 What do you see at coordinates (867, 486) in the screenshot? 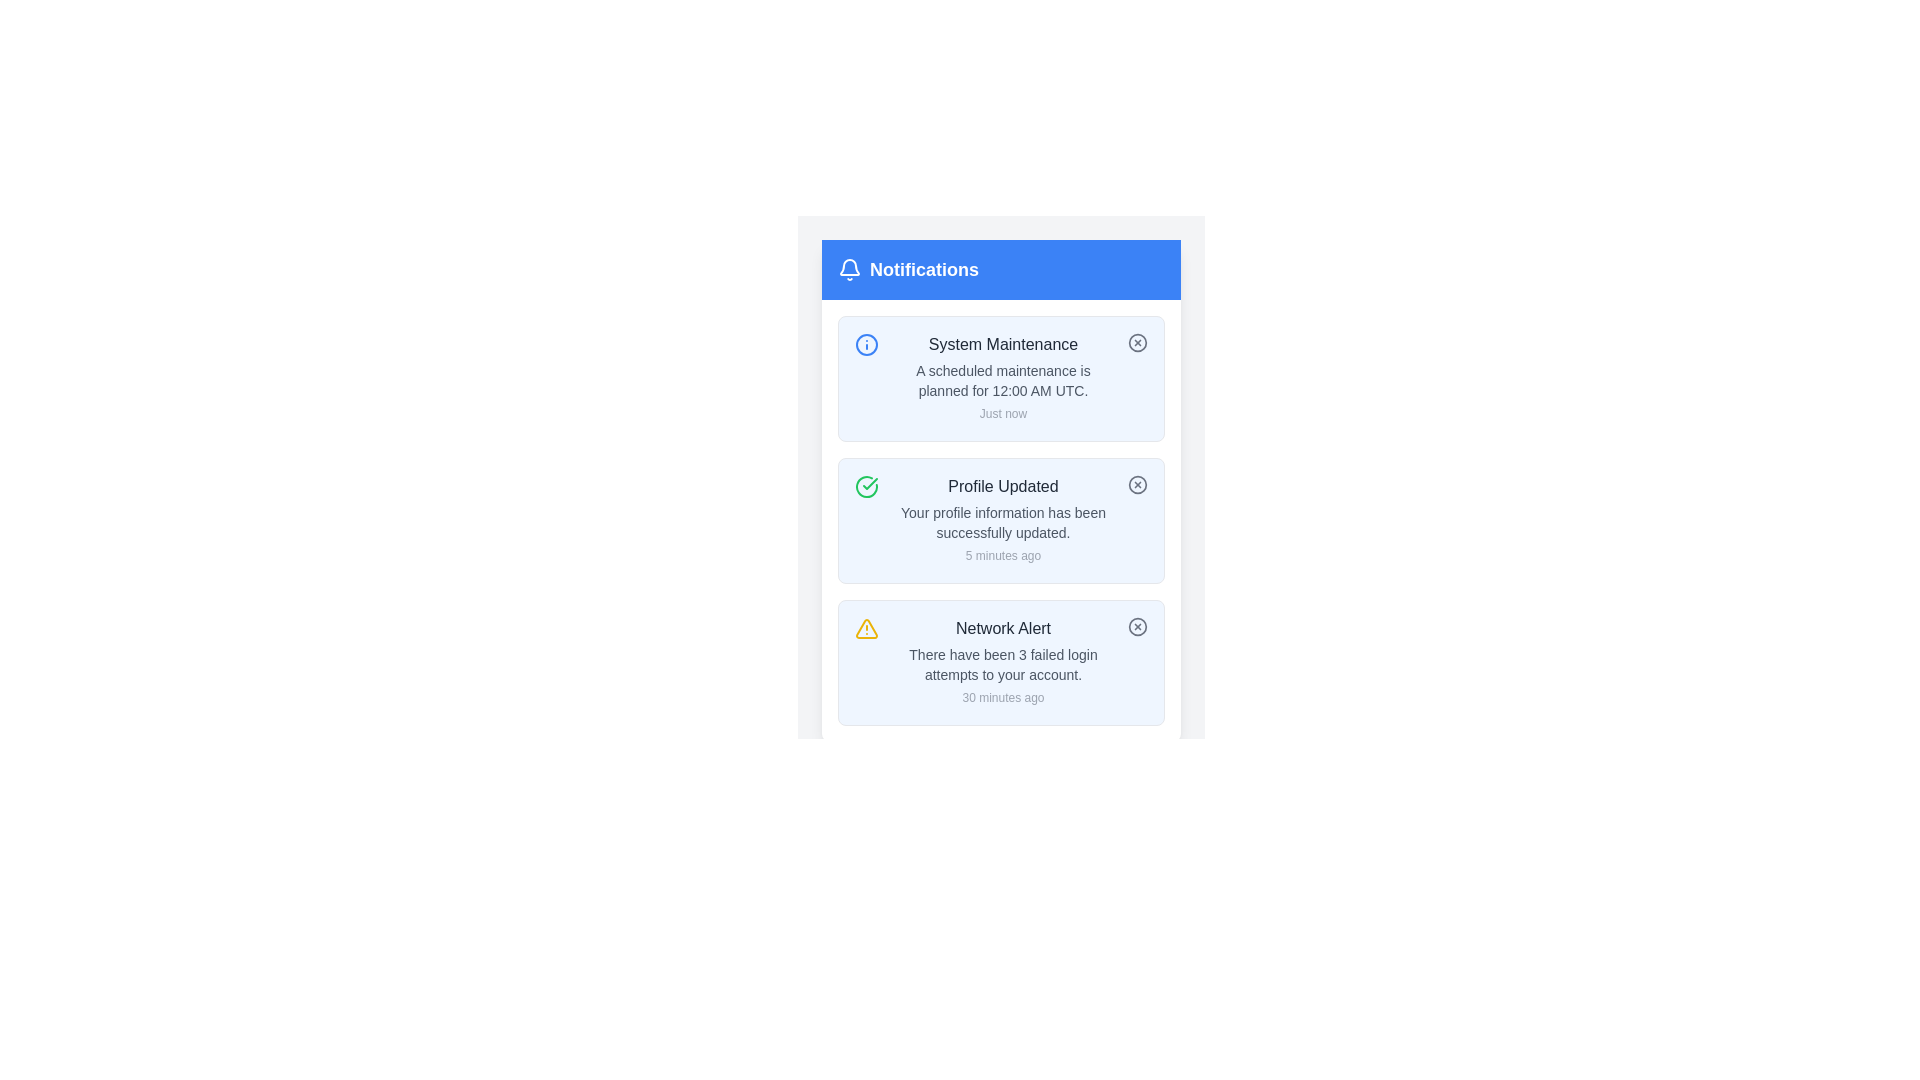
I see `the status icon indicating a successful profile update within the 'Profile Updated' notification card` at bounding box center [867, 486].